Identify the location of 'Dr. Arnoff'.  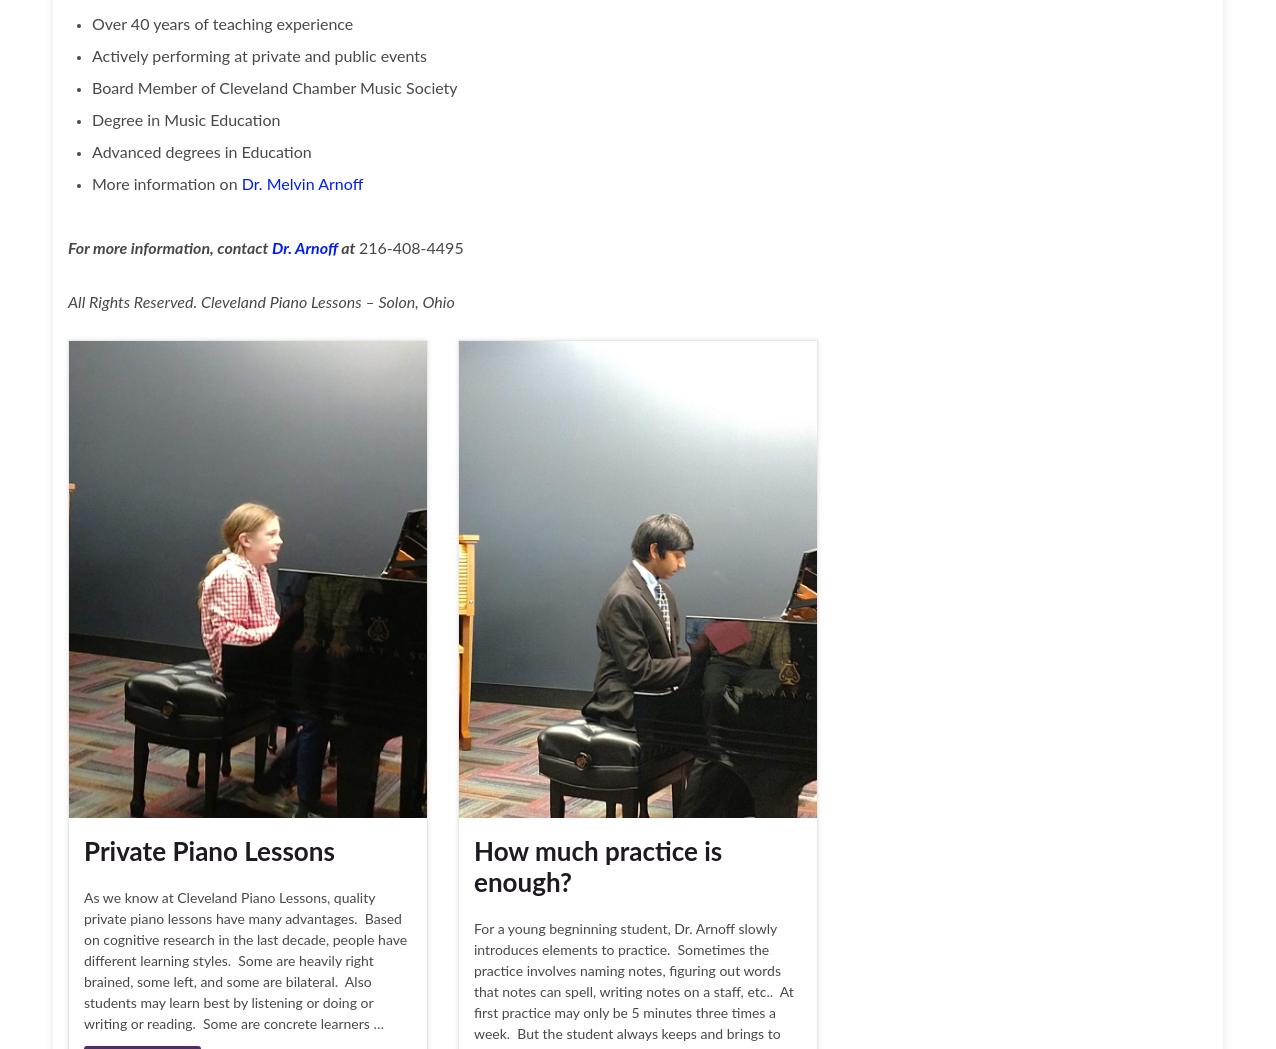
(302, 246).